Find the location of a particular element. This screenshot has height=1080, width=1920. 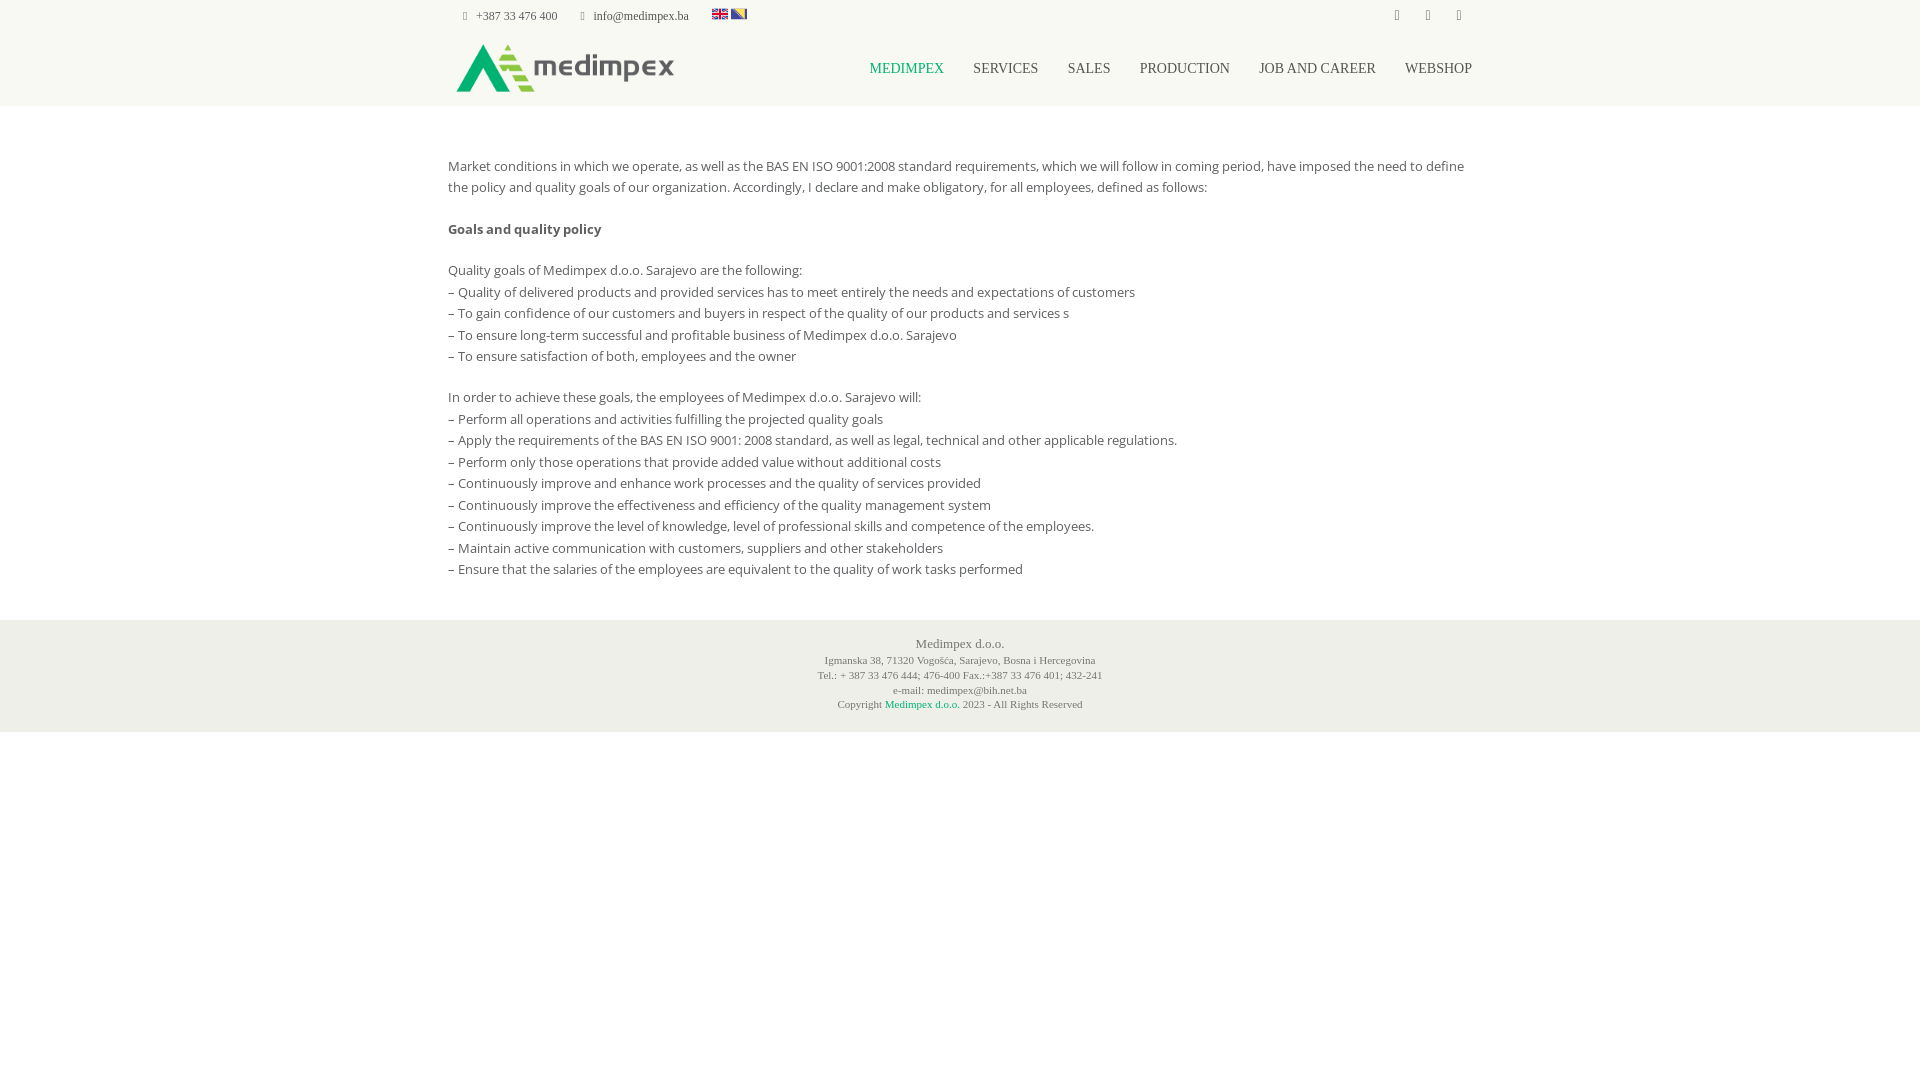

'MEDIMPEX' is located at coordinates (905, 67).